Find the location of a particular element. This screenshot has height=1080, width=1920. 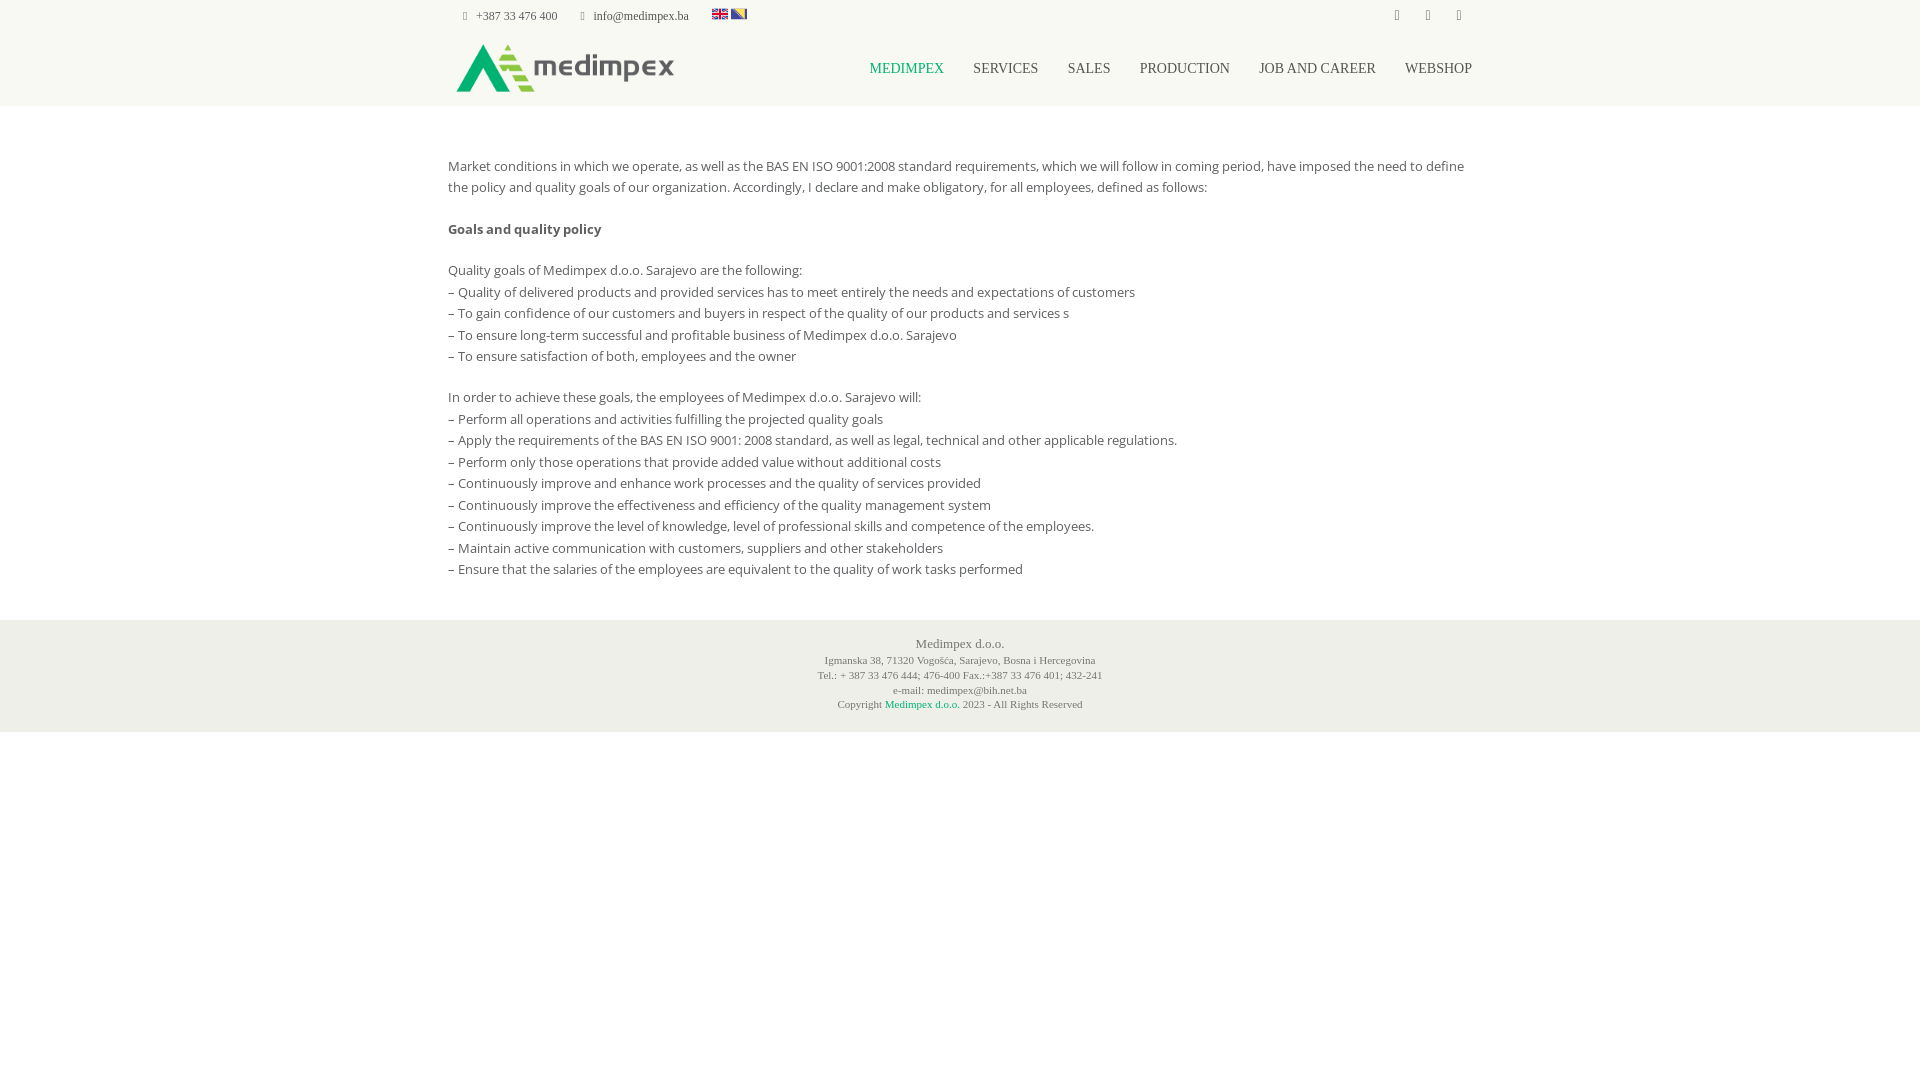

'MEDIMPEX' is located at coordinates (905, 67).